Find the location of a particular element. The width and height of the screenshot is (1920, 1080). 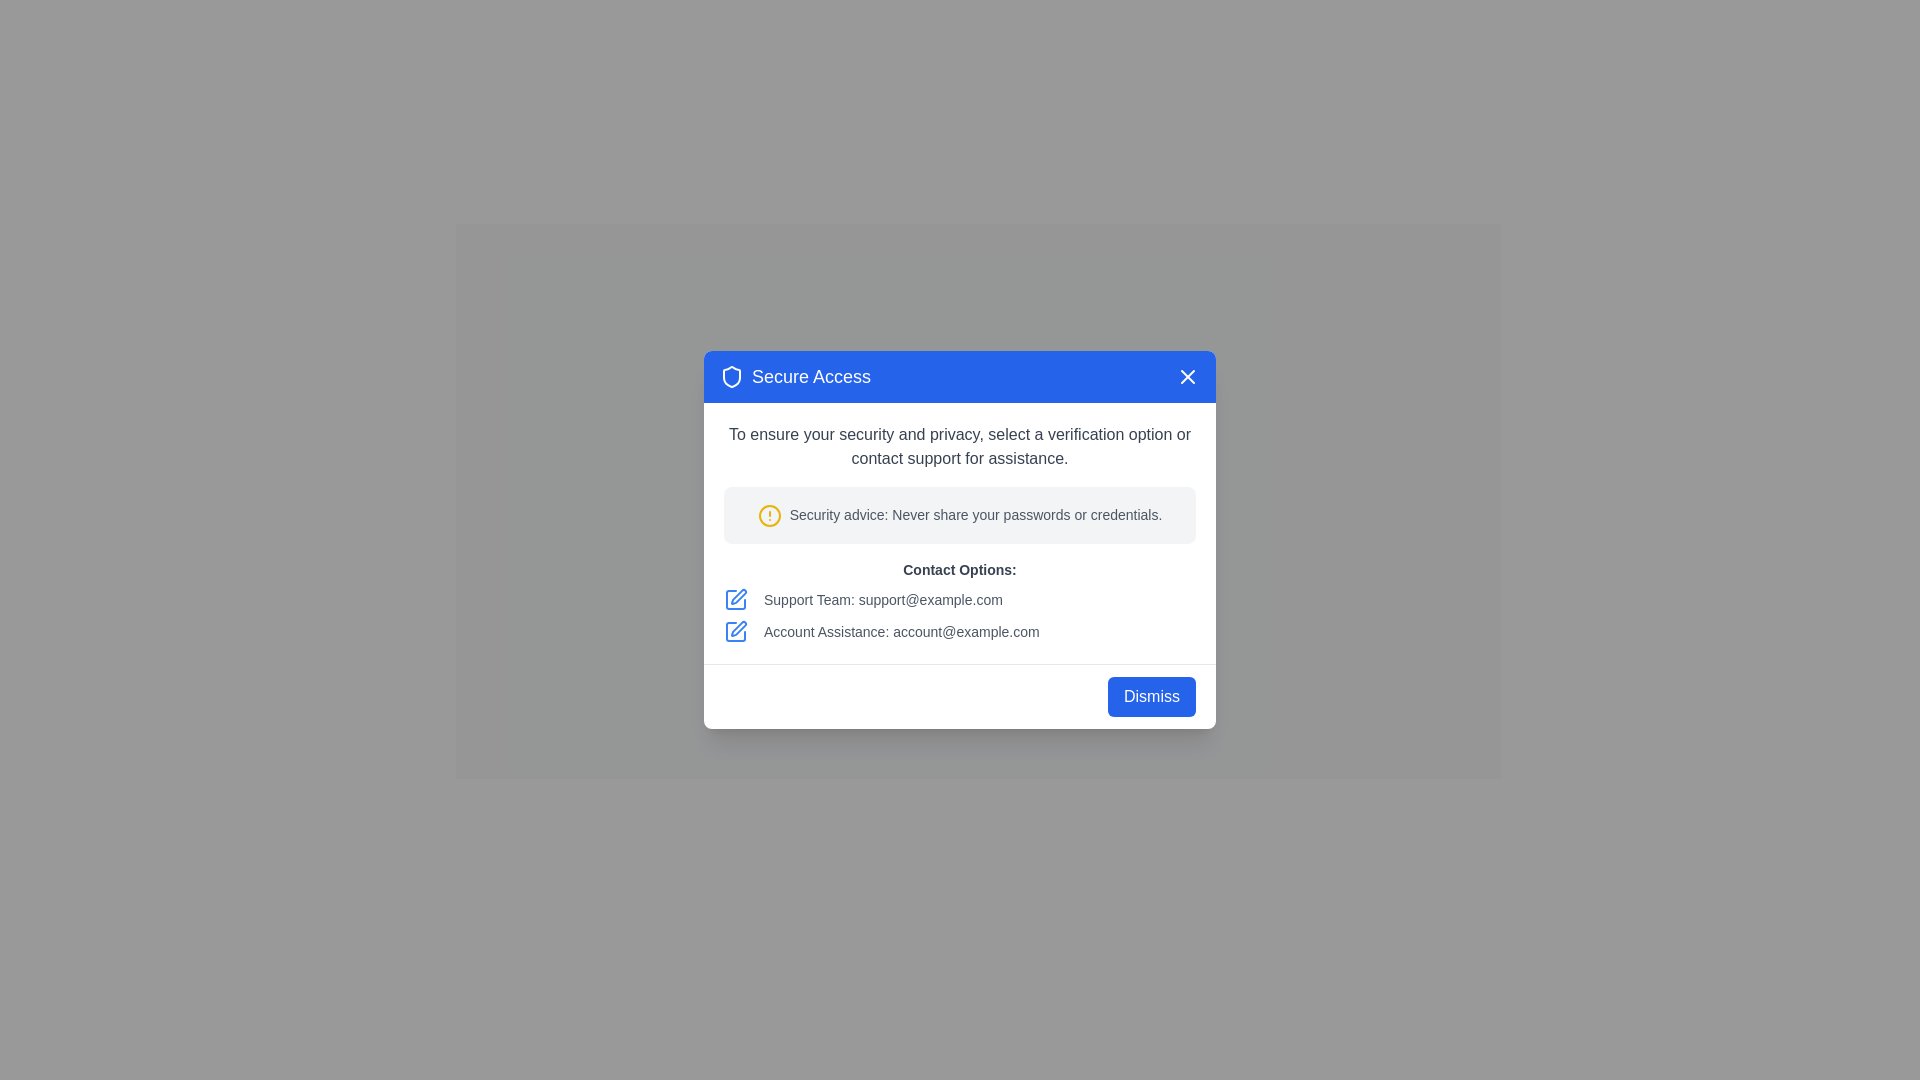

the text label displaying 'Account Assistance' in muted gray color, which is part of the contact information section in the dialog box is located at coordinates (824, 631).